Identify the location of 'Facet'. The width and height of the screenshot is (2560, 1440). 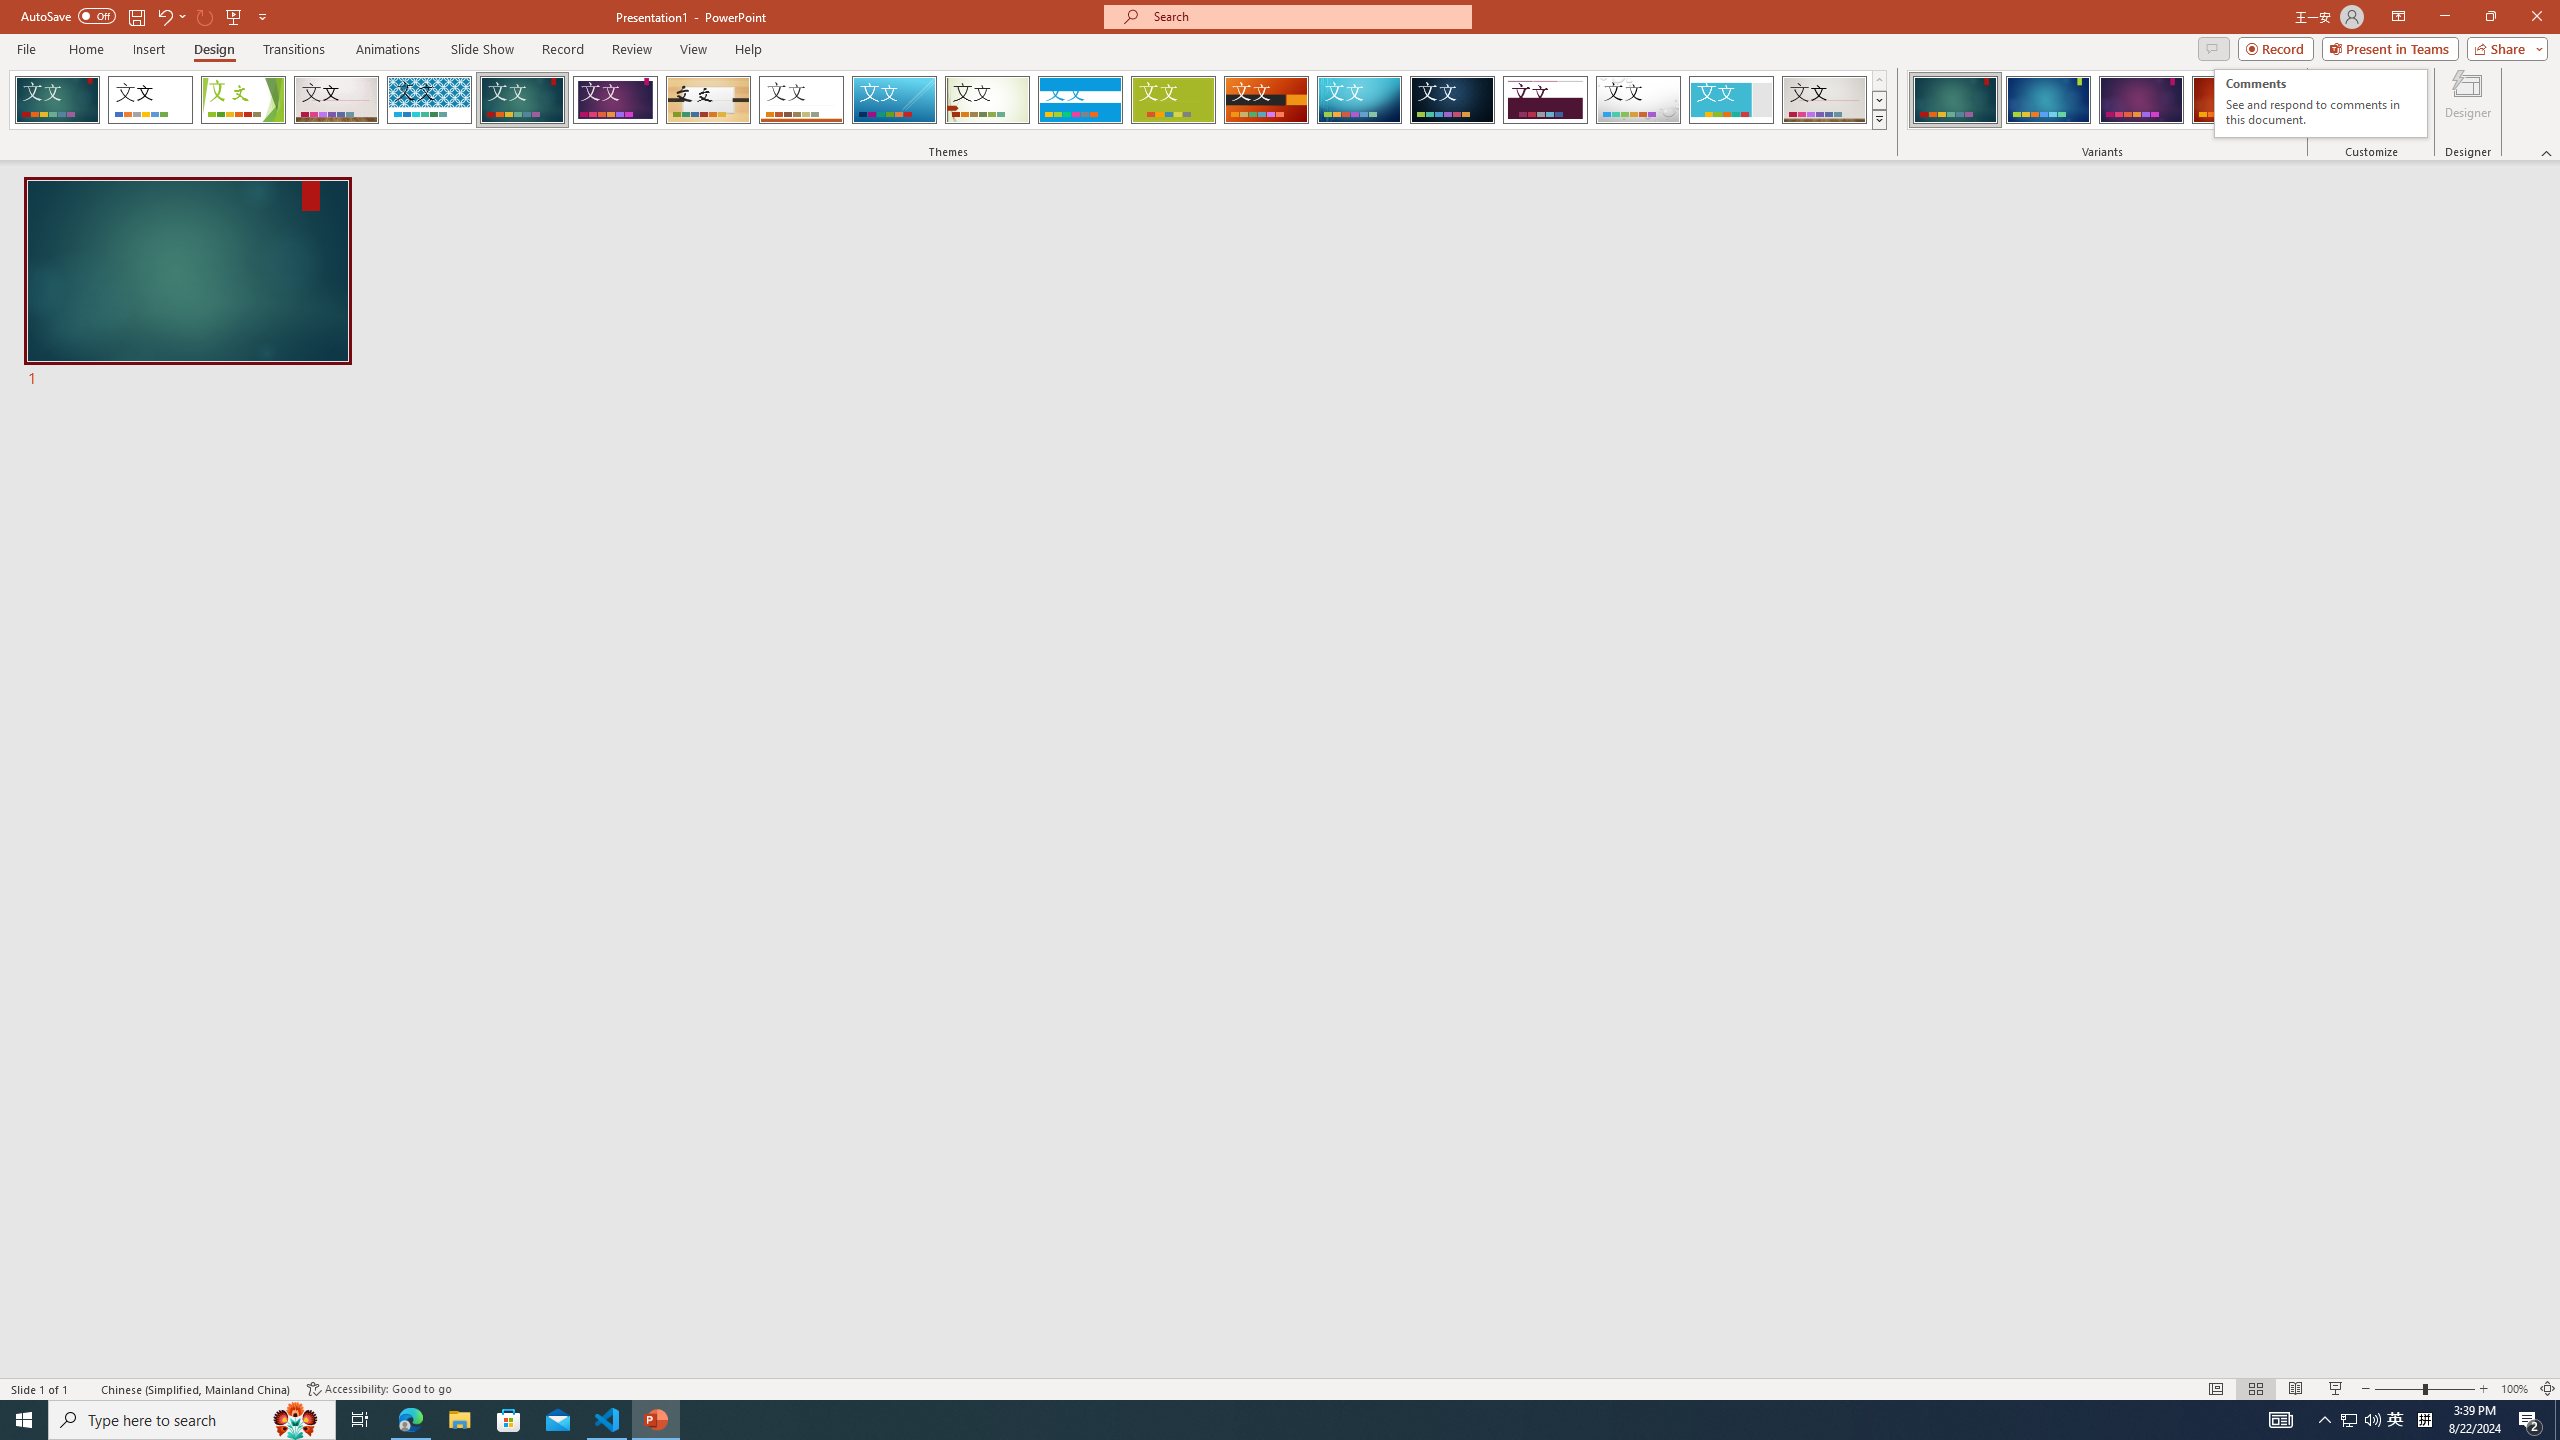
(242, 99).